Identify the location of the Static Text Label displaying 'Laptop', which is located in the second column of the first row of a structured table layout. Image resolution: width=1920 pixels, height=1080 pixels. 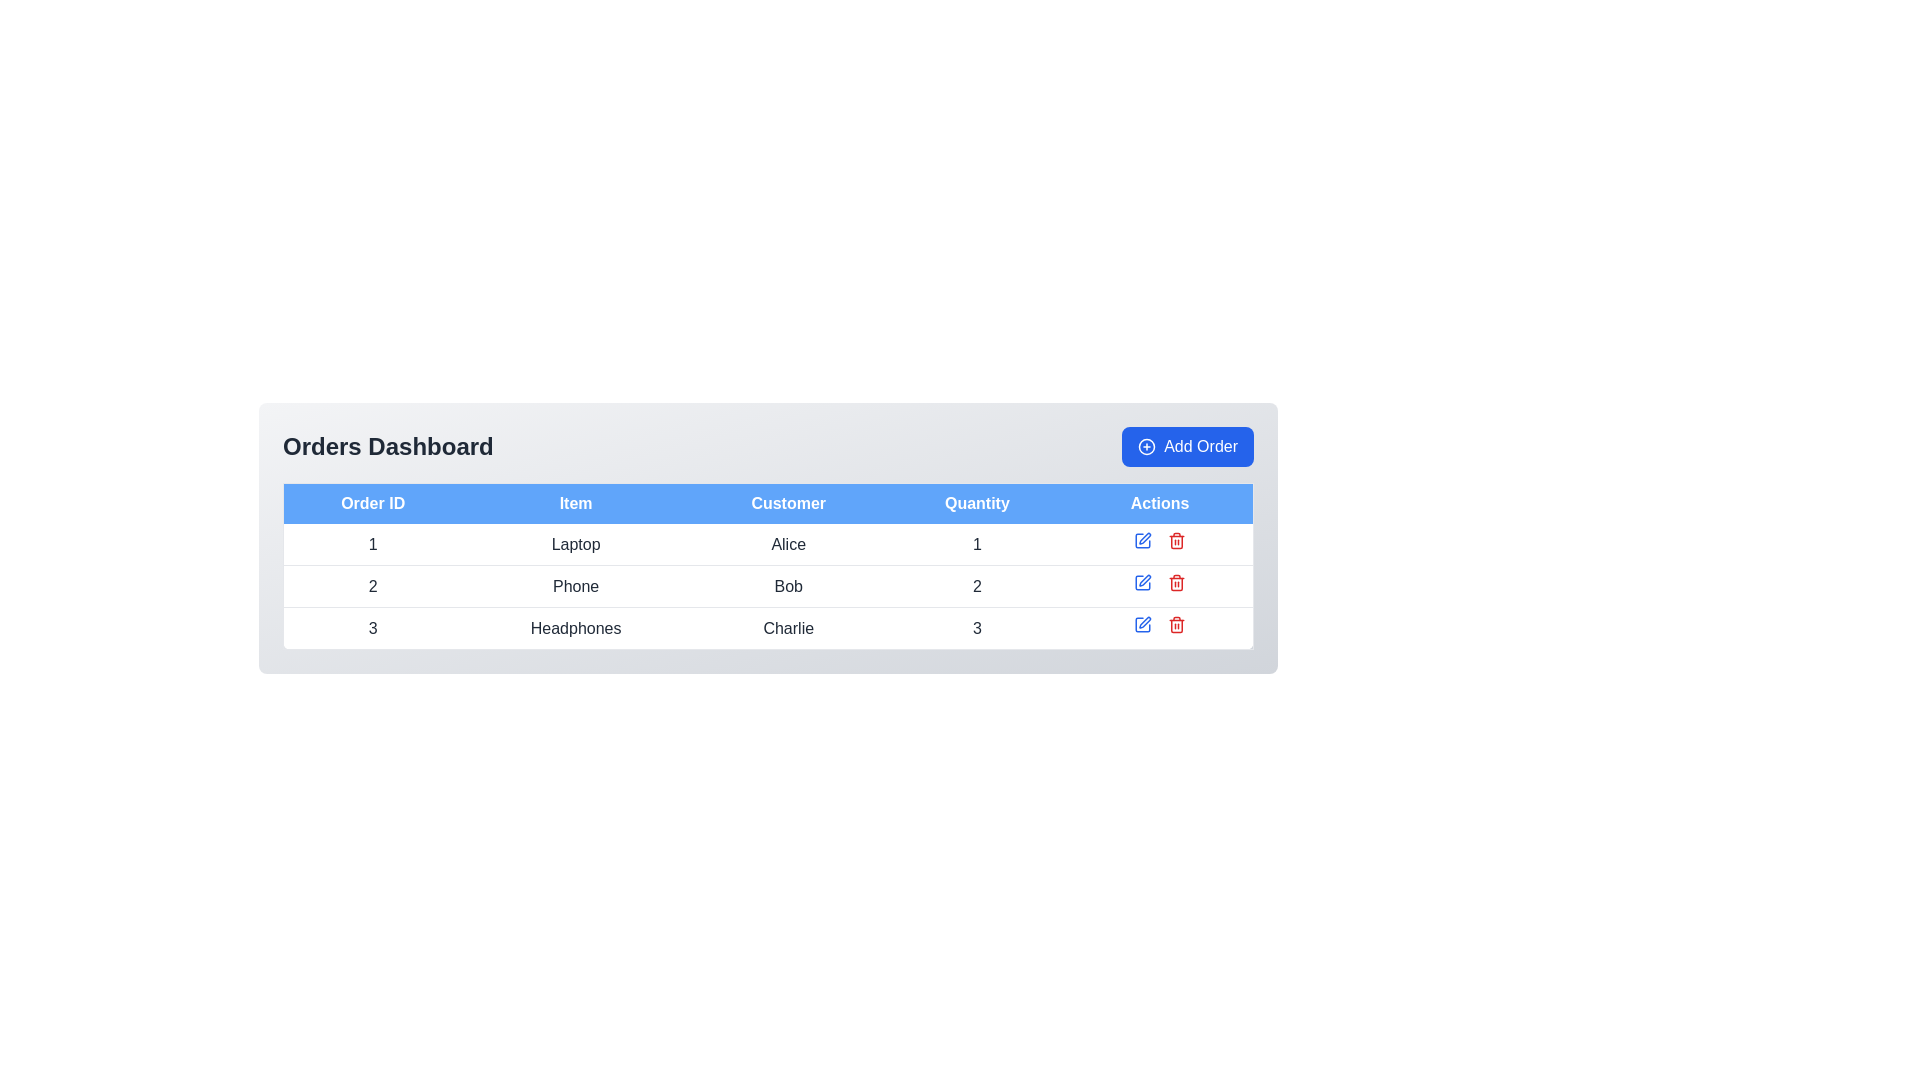
(575, 544).